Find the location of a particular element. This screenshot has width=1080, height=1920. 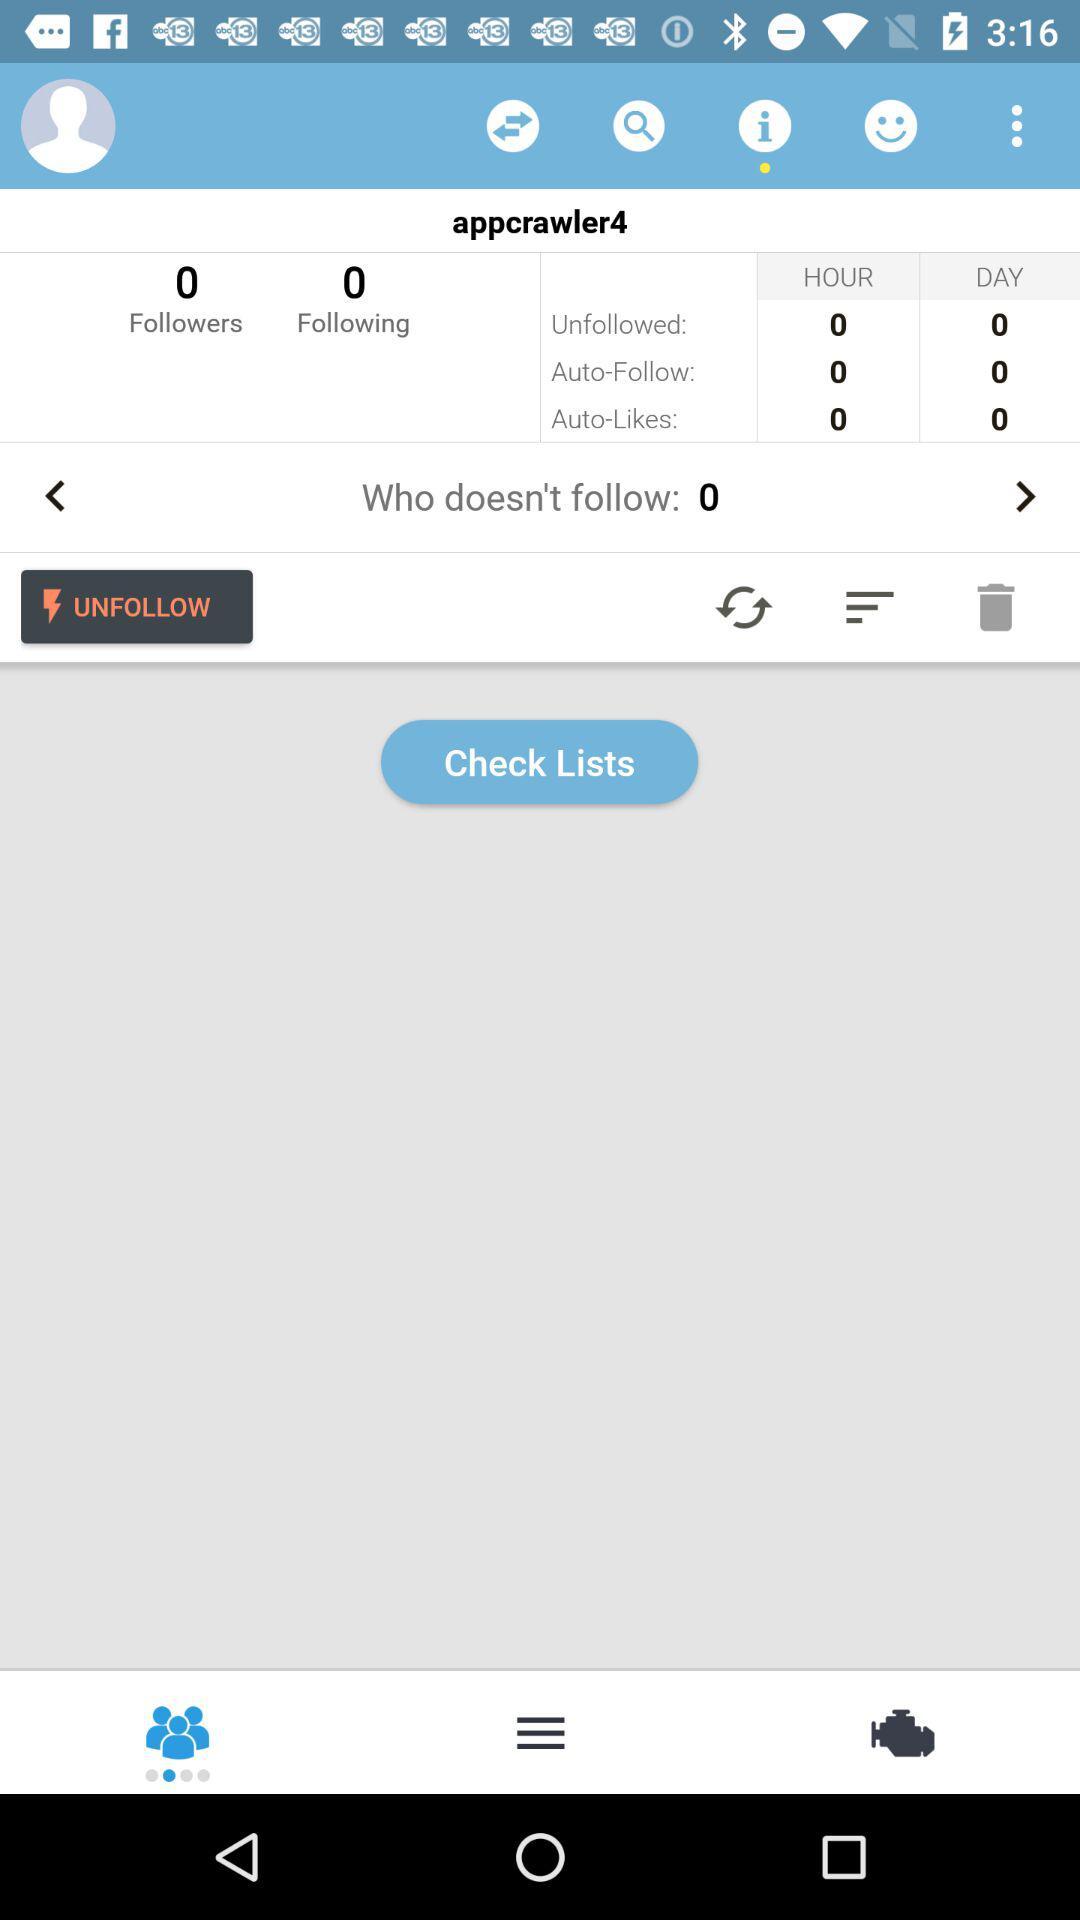

the arrow_forward icon is located at coordinates (1024, 496).